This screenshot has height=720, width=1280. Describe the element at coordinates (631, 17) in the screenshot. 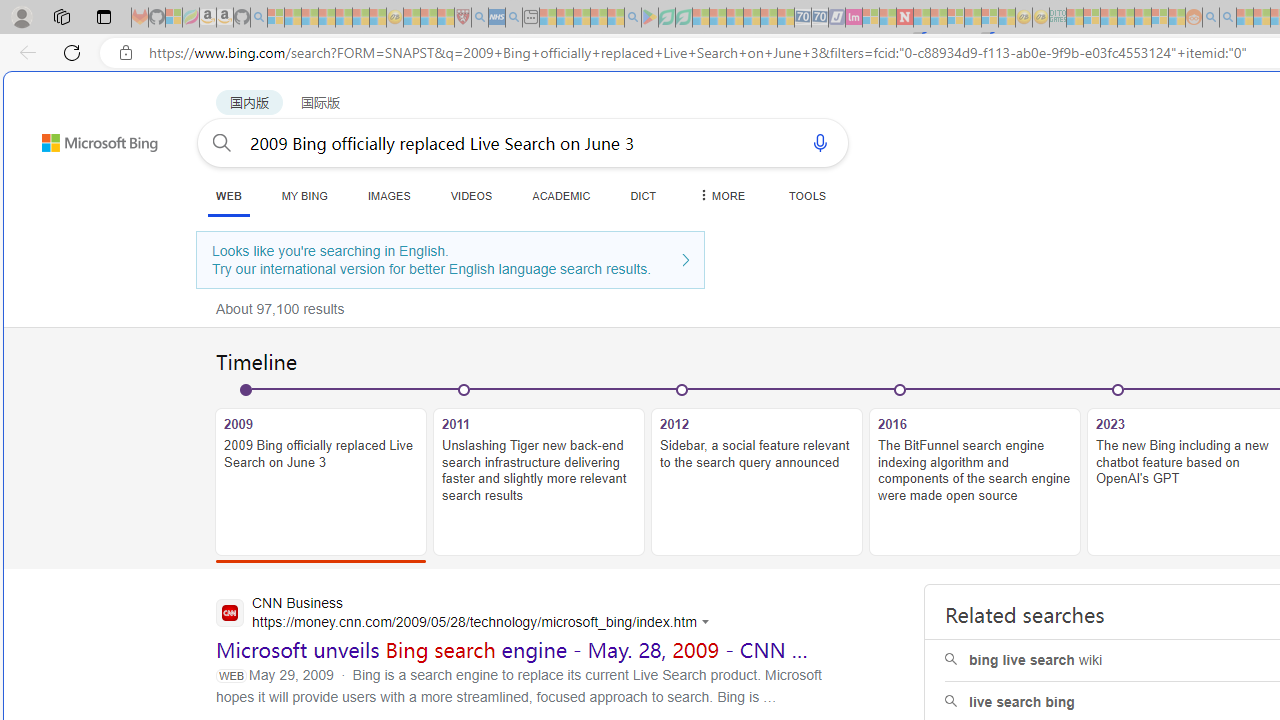

I see `'google - Search - Sleeping'` at that location.